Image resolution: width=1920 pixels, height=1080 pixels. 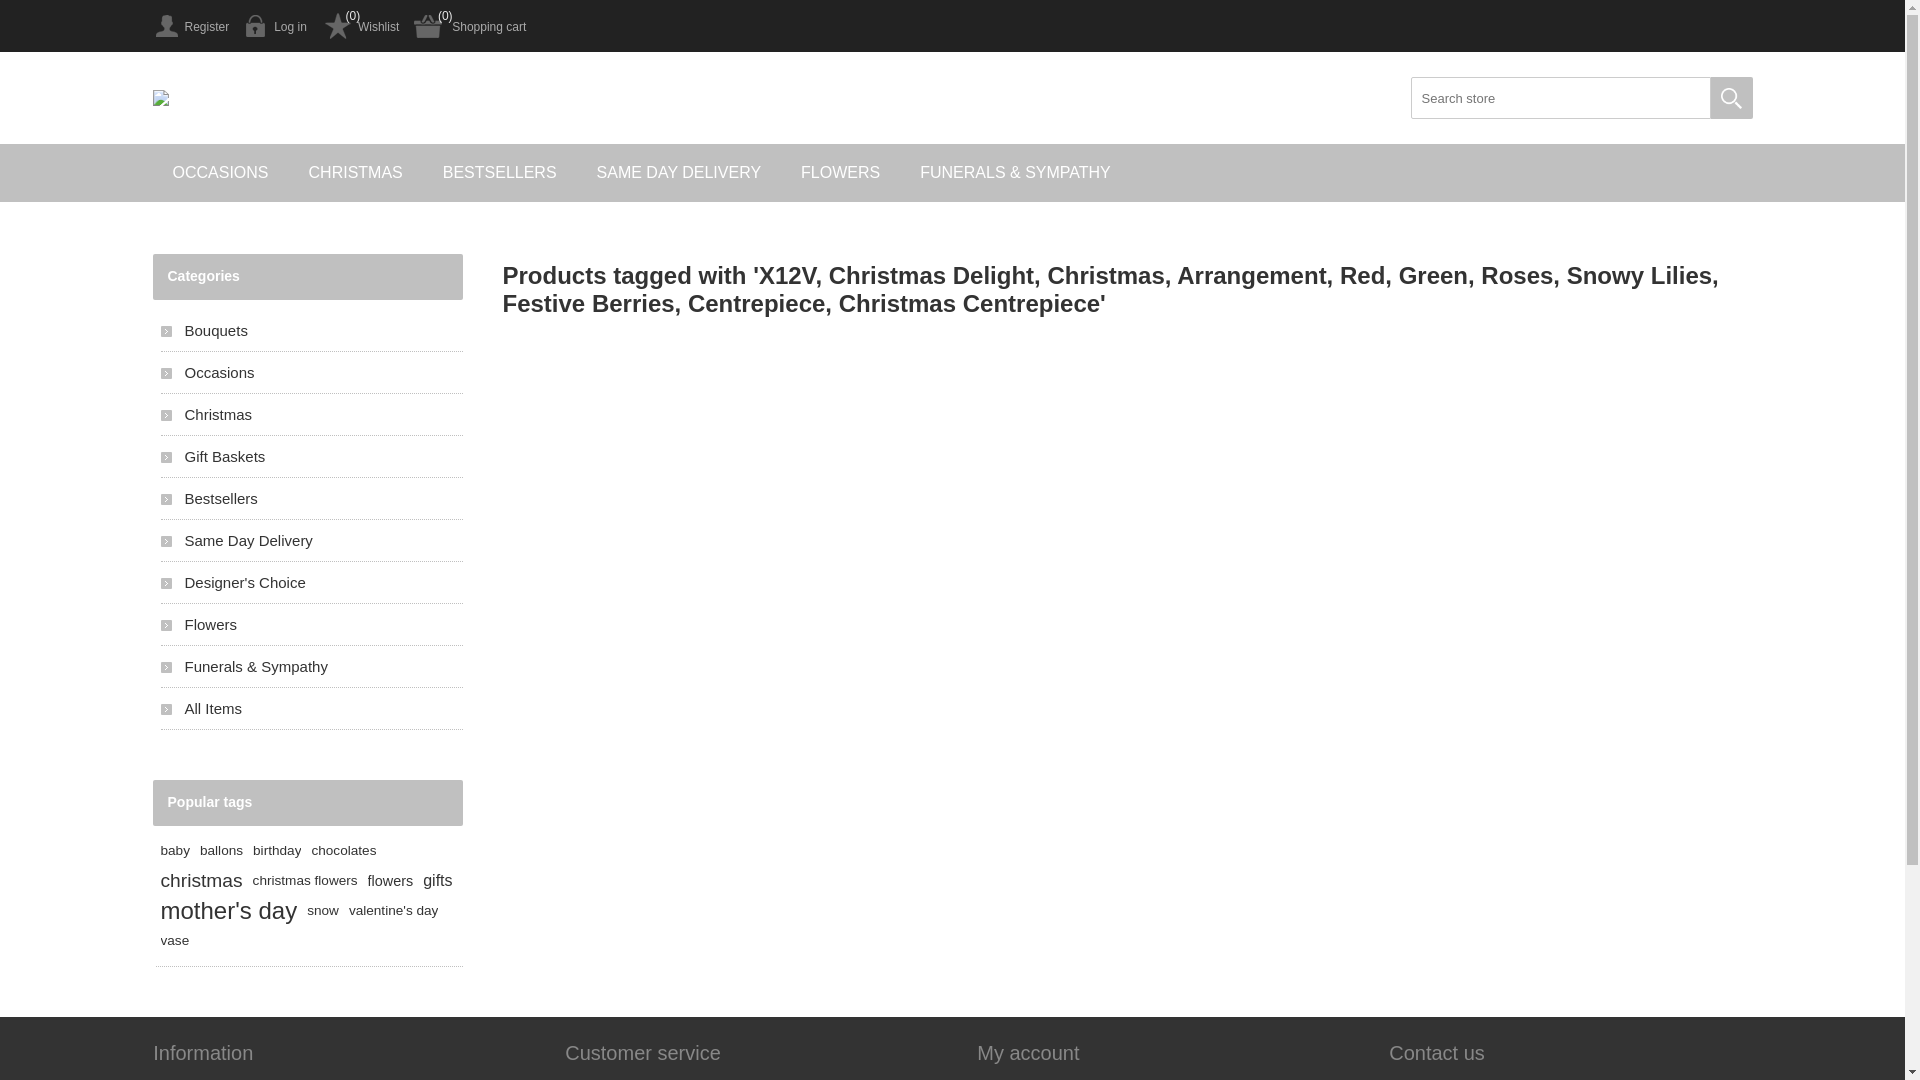 I want to click on 'vase', so click(x=158, y=941).